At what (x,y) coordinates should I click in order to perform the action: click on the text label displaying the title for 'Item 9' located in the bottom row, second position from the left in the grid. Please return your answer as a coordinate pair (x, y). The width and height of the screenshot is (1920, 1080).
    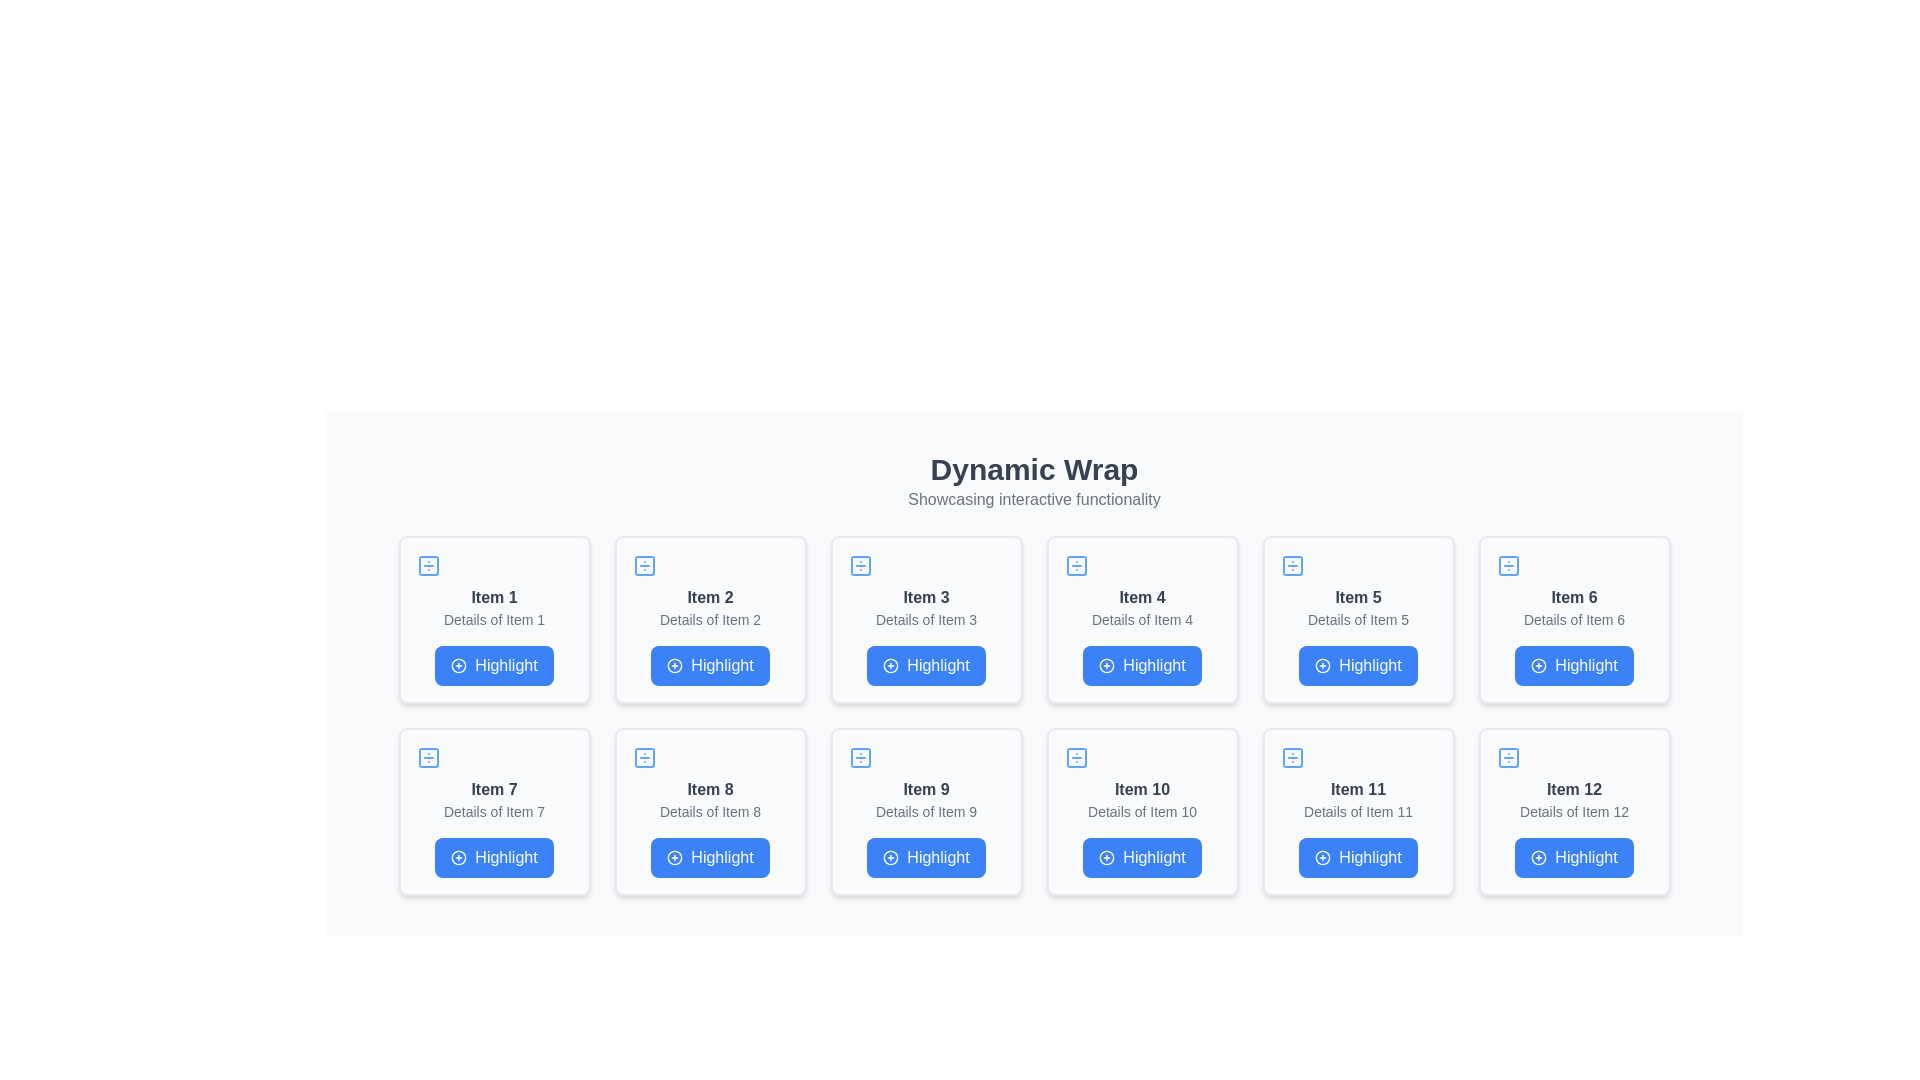
    Looking at the image, I should click on (925, 789).